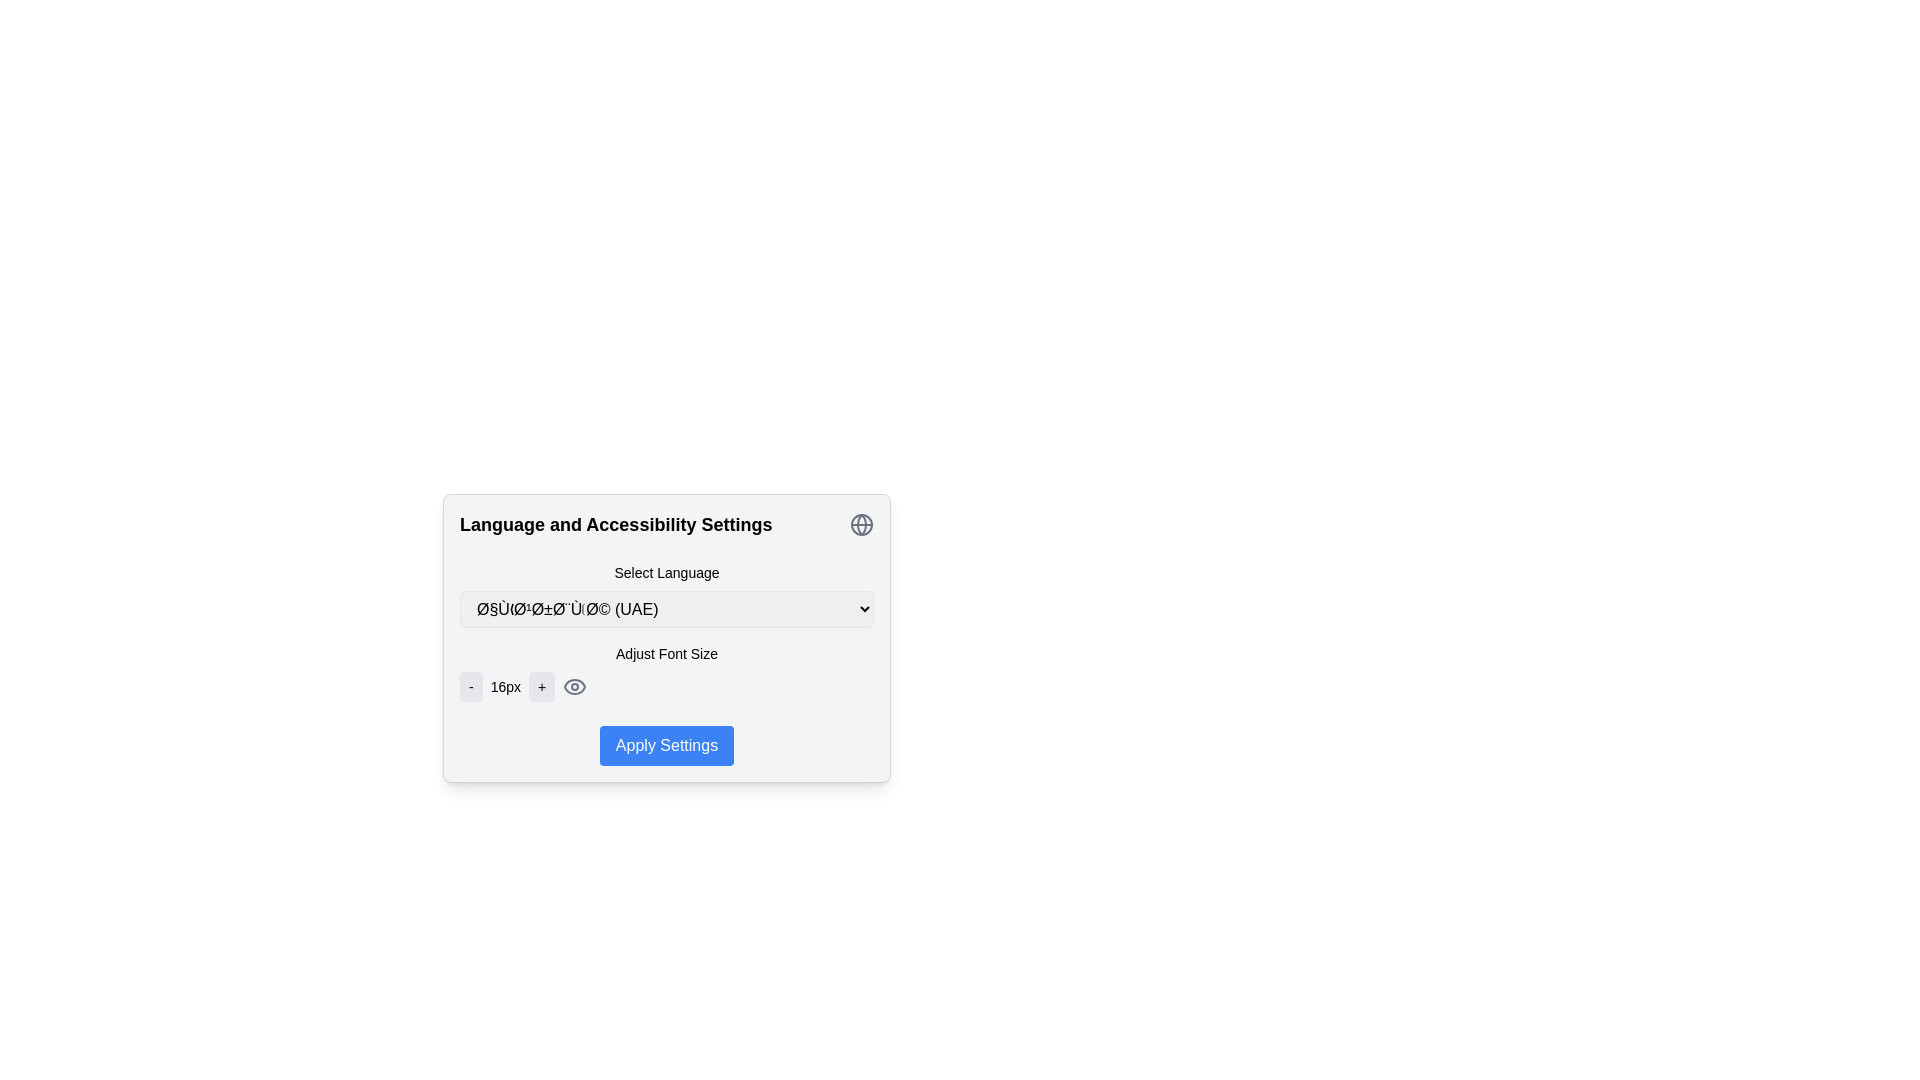  Describe the element at coordinates (667, 523) in the screenshot. I see `the section titled 'Language` at that location.